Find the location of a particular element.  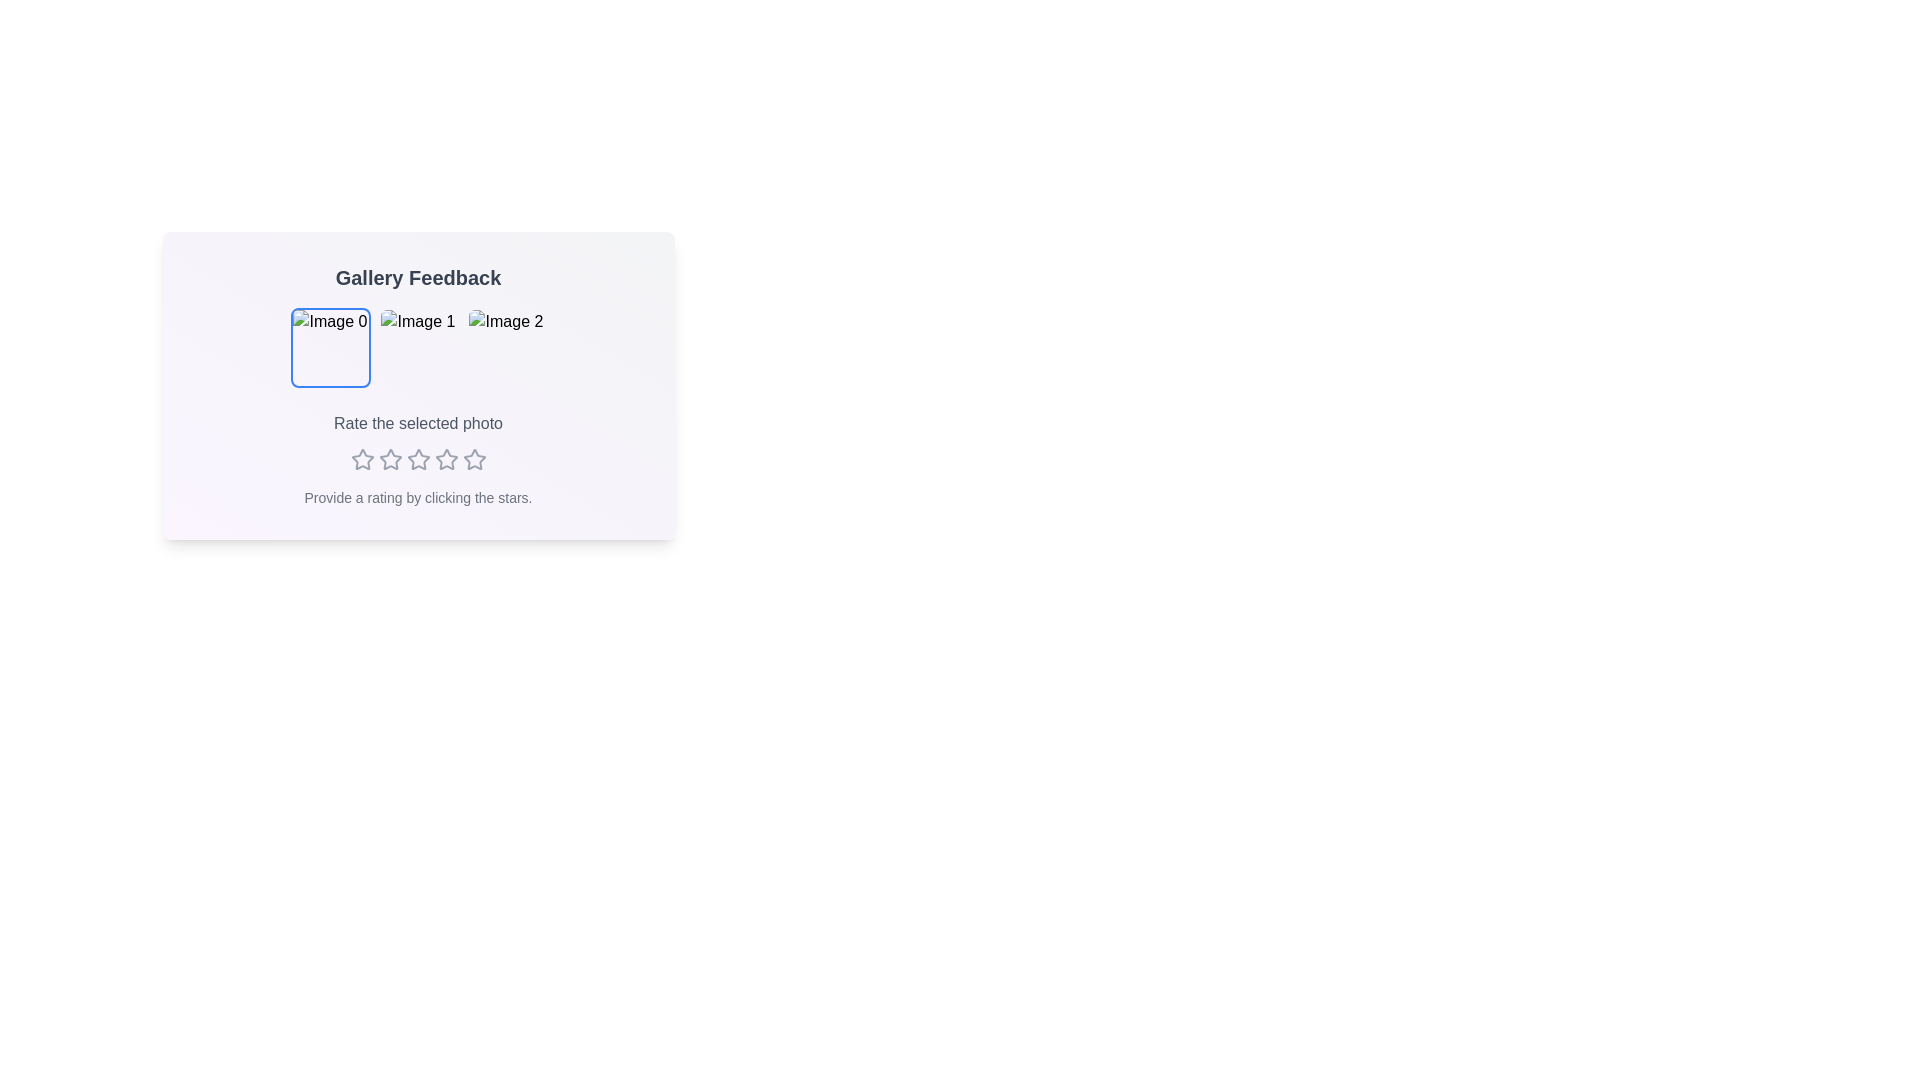

the text label that says 'Rate the selected photo', which is displayed in gray font and positioned above the rating stars is located at coordinates (417, 423).